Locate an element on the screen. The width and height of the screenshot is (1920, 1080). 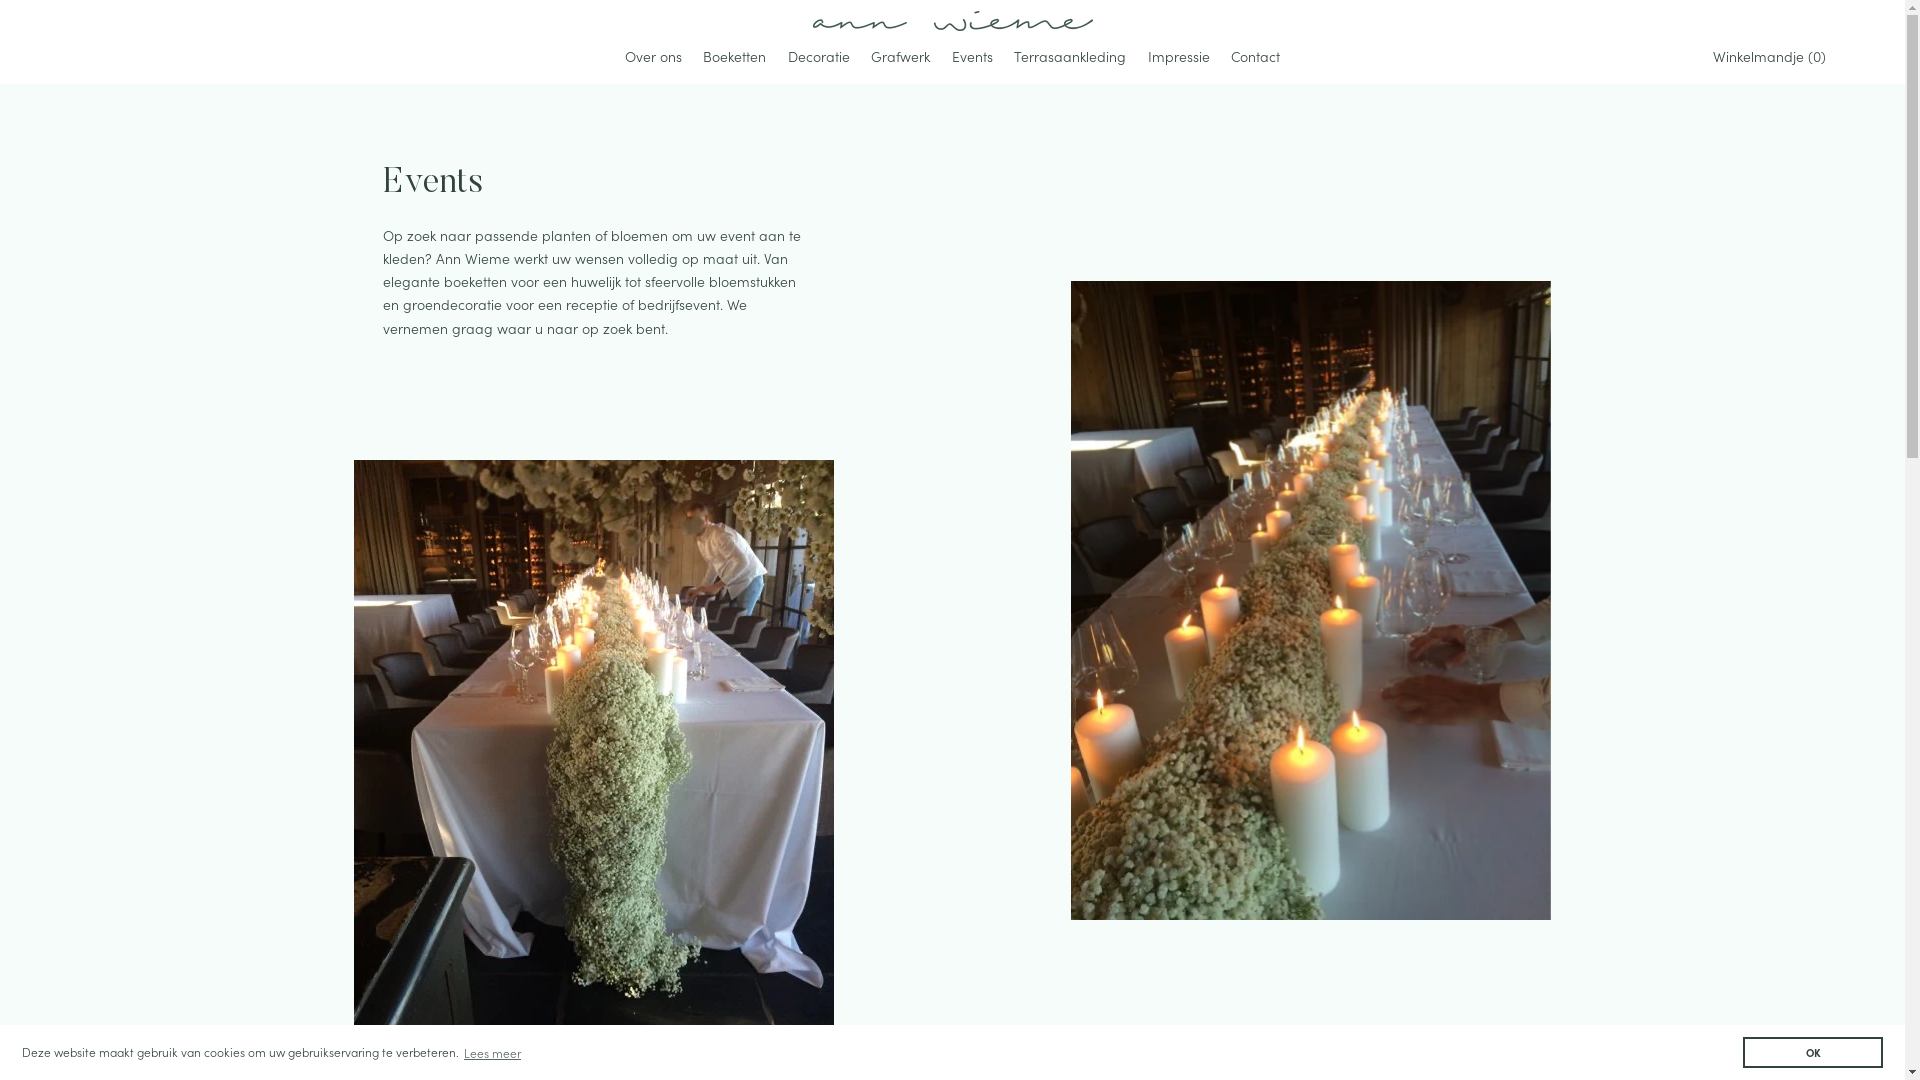
'Impressie' is located at coordinates (1138, 57).